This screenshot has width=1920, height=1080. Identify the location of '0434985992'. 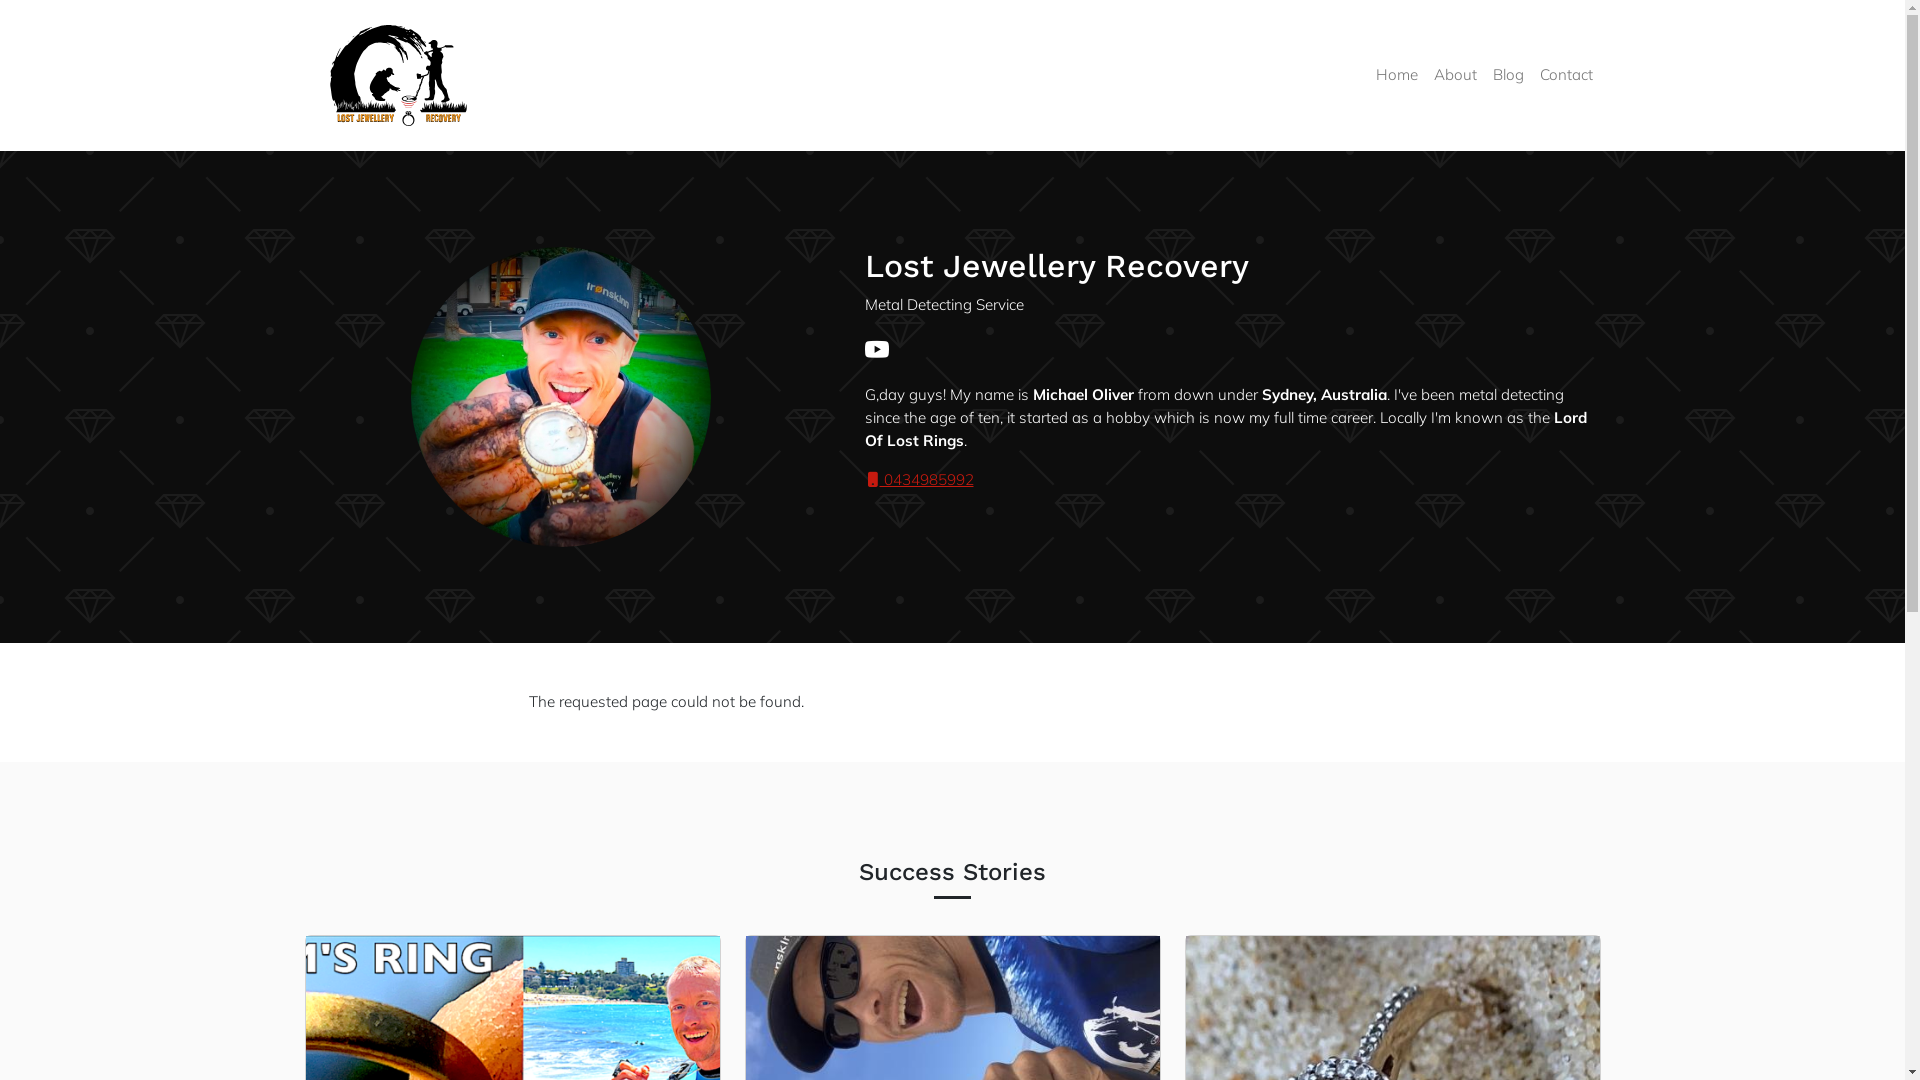
(917, 479).